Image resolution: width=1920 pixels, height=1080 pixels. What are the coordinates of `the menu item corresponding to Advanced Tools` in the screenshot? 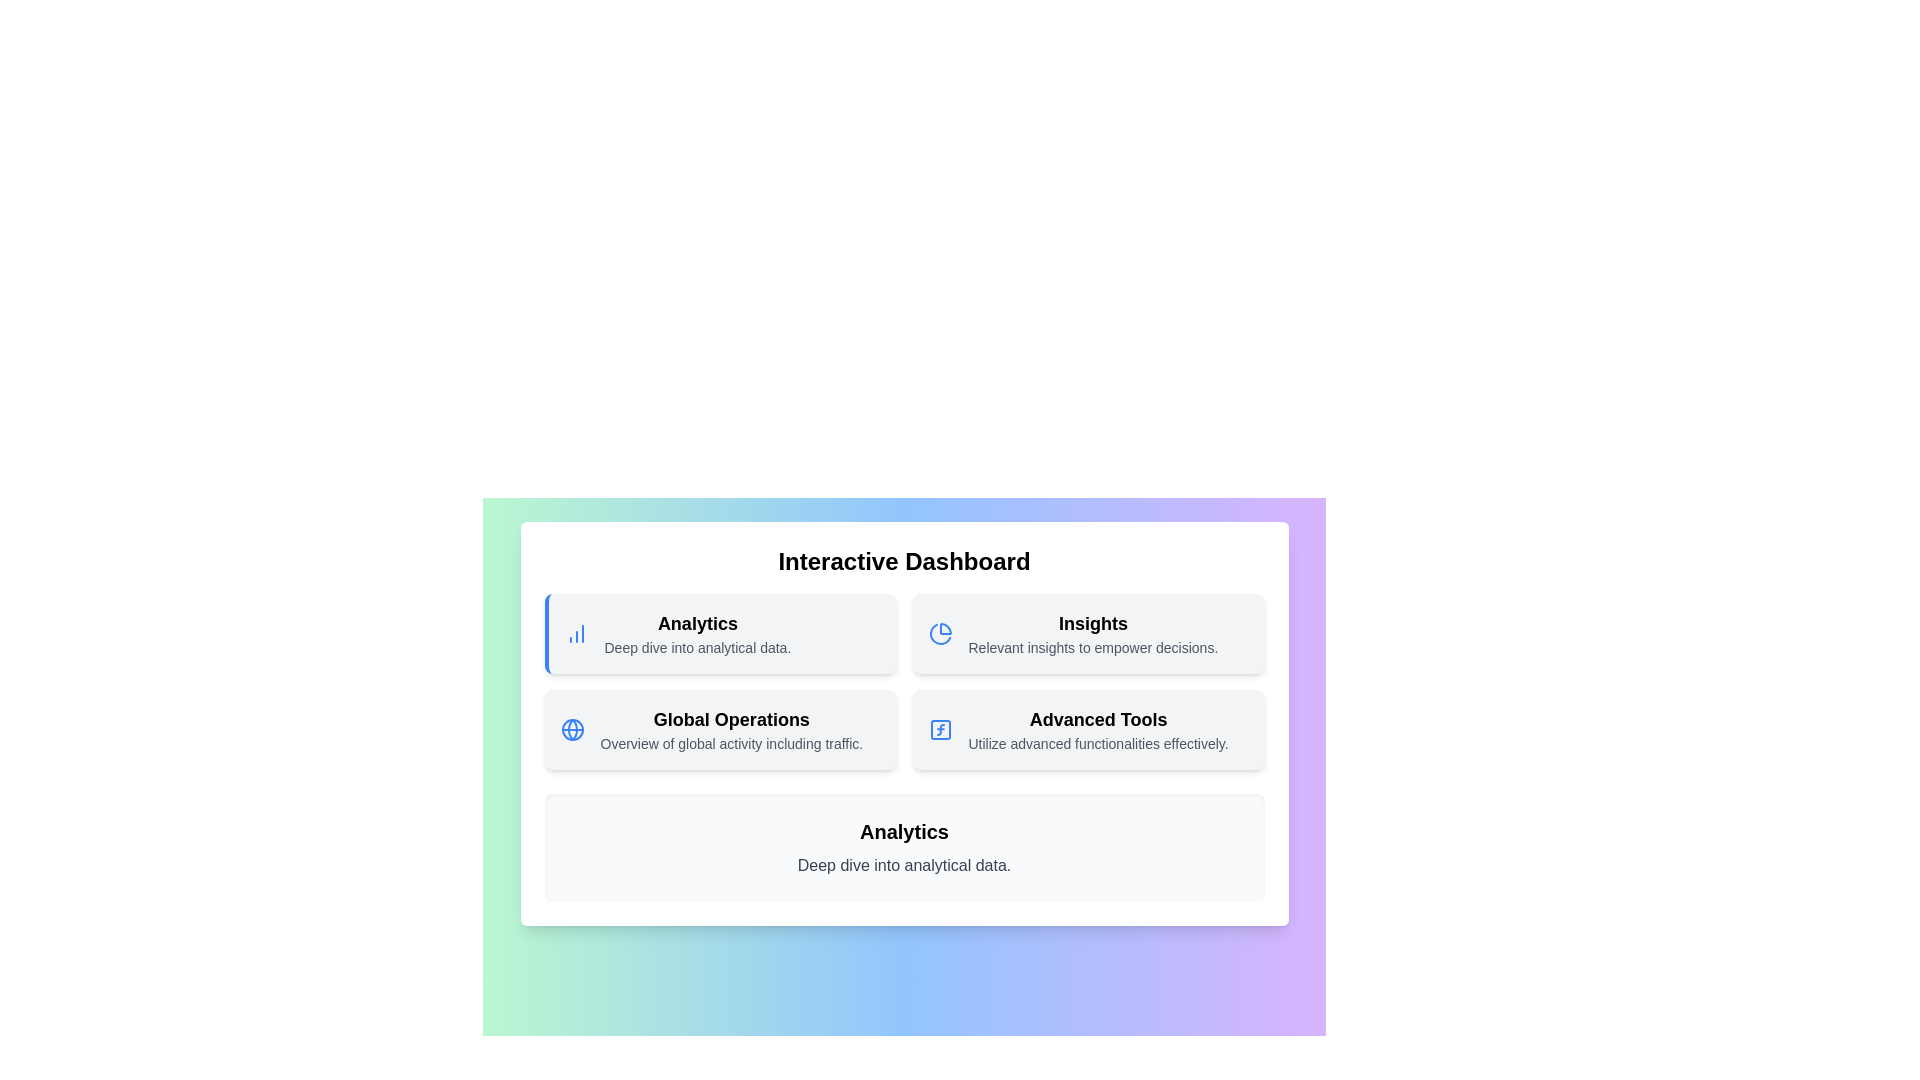 It's located at (1087, 729).